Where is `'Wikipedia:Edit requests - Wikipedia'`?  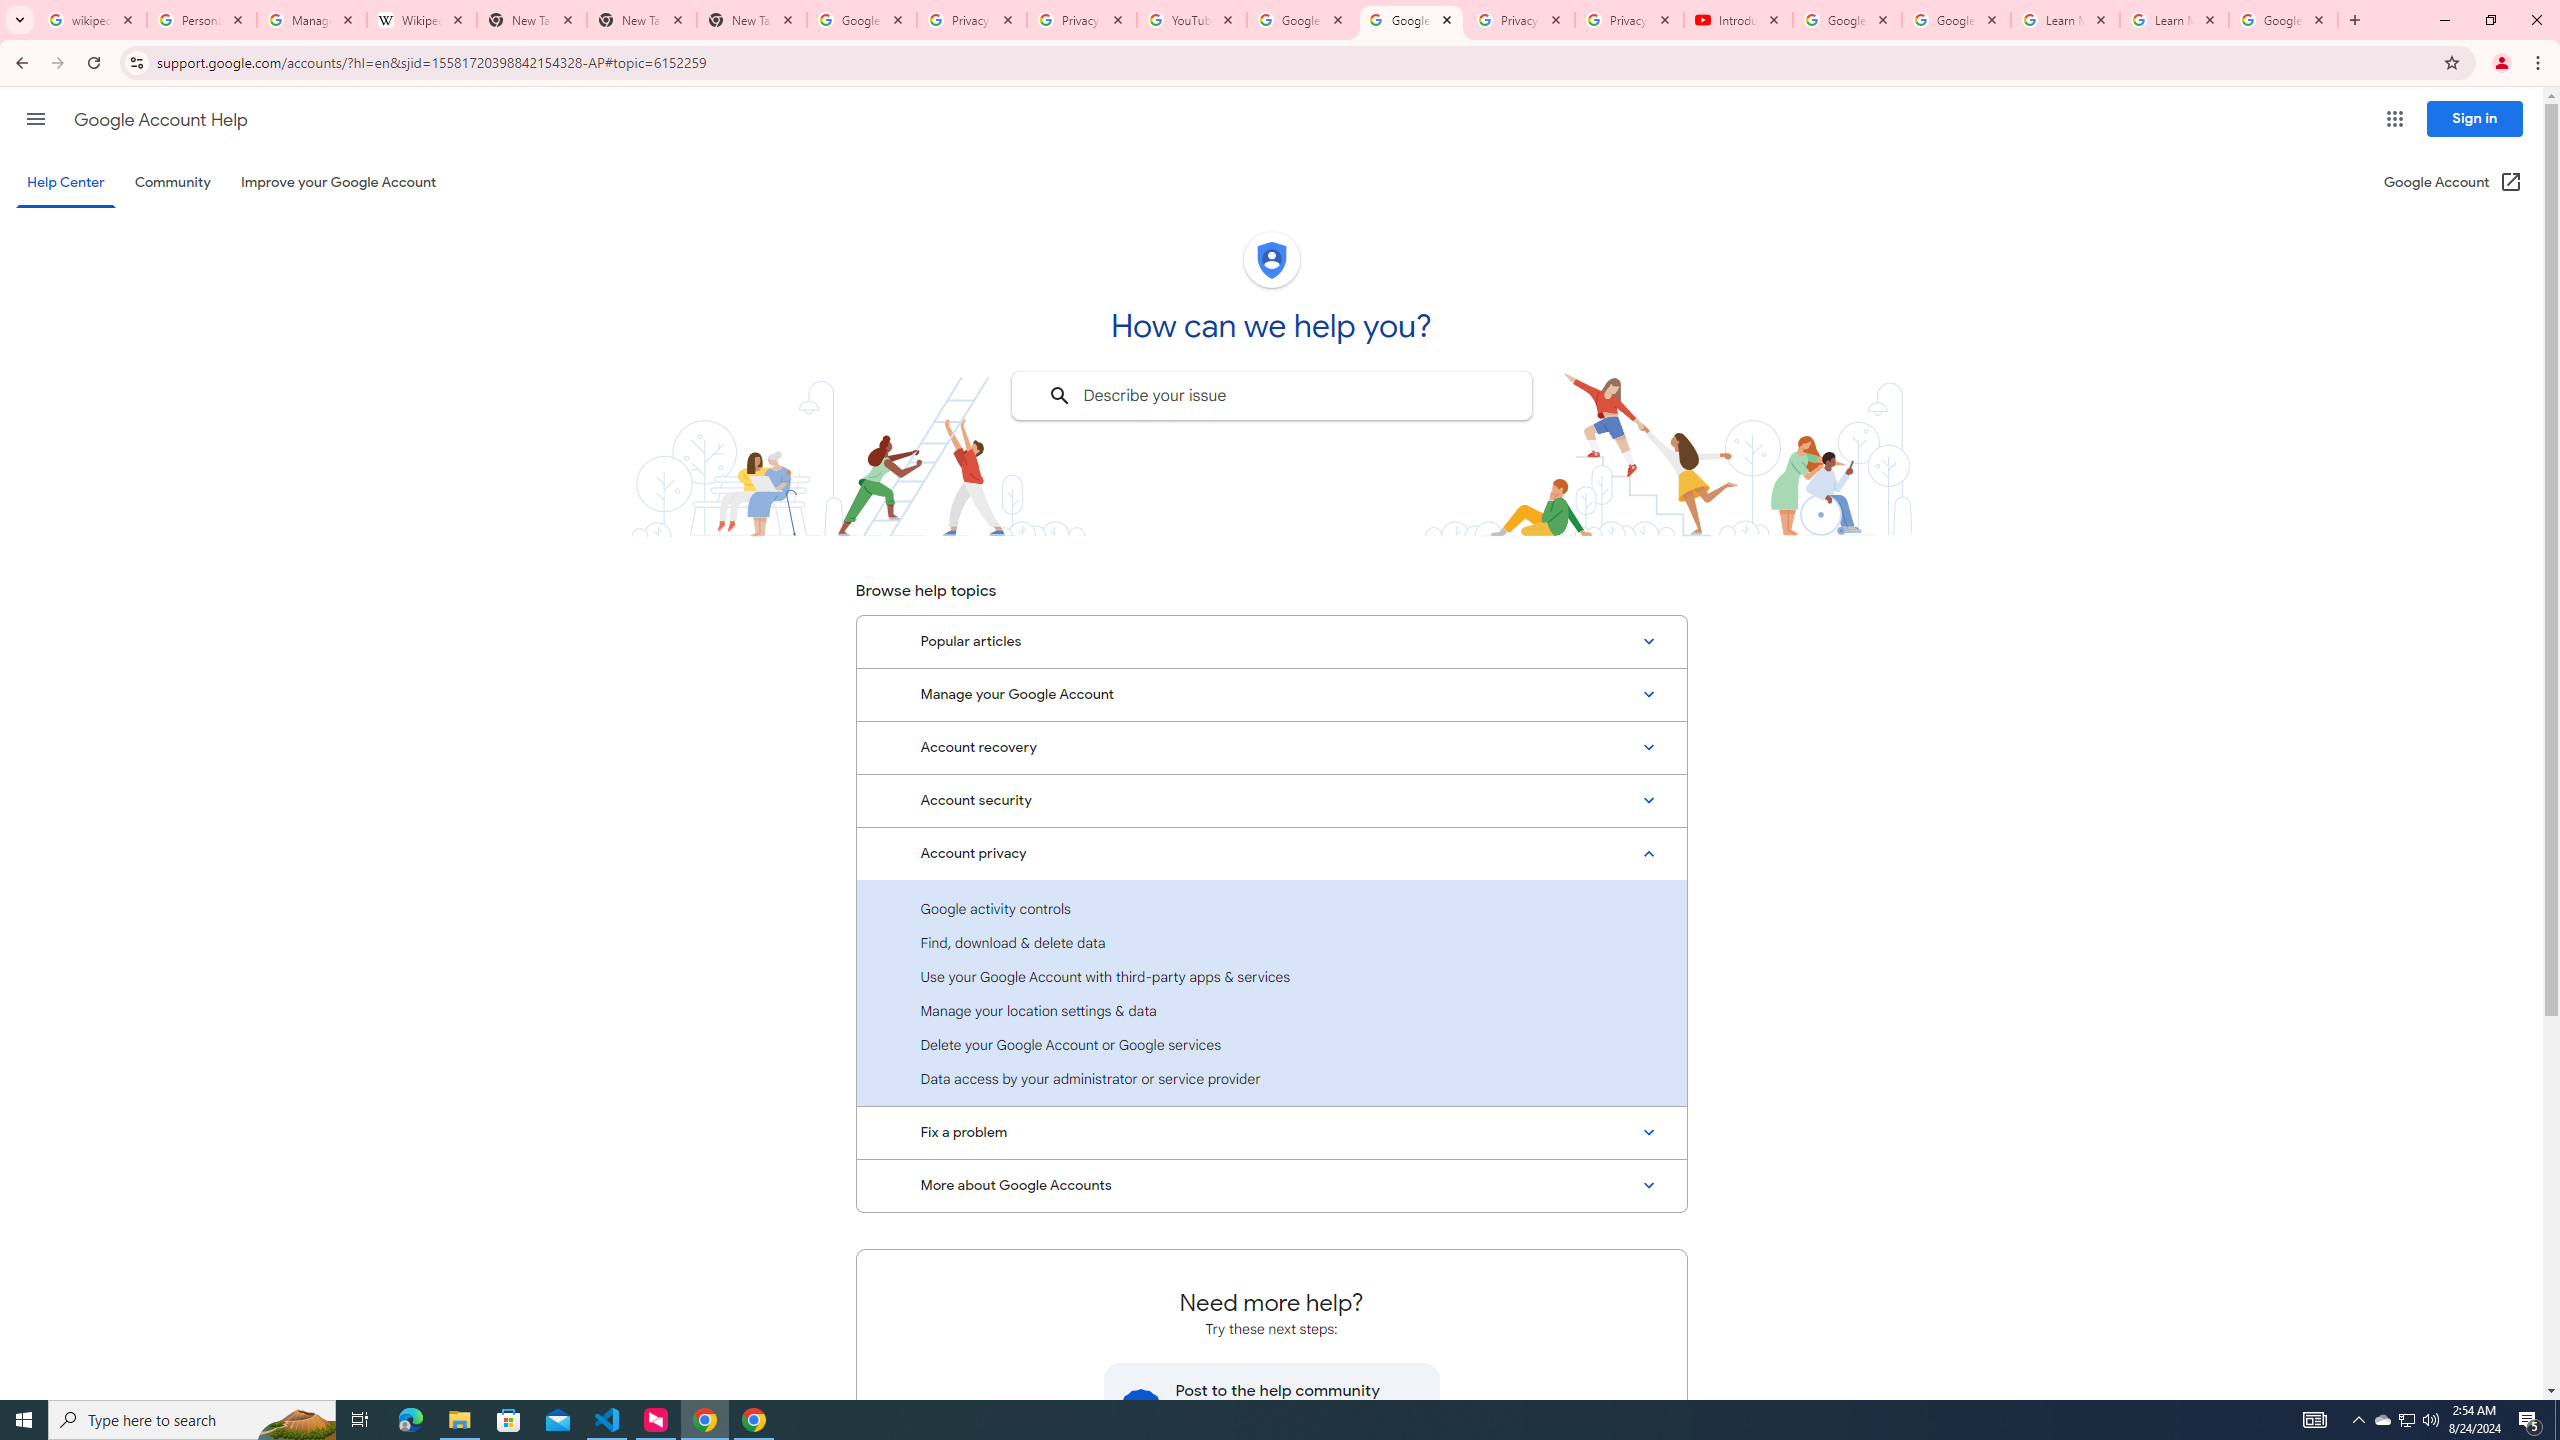 'Wikipedia:Edit requests - Wikipedia' is located at coordinates (421, 19).